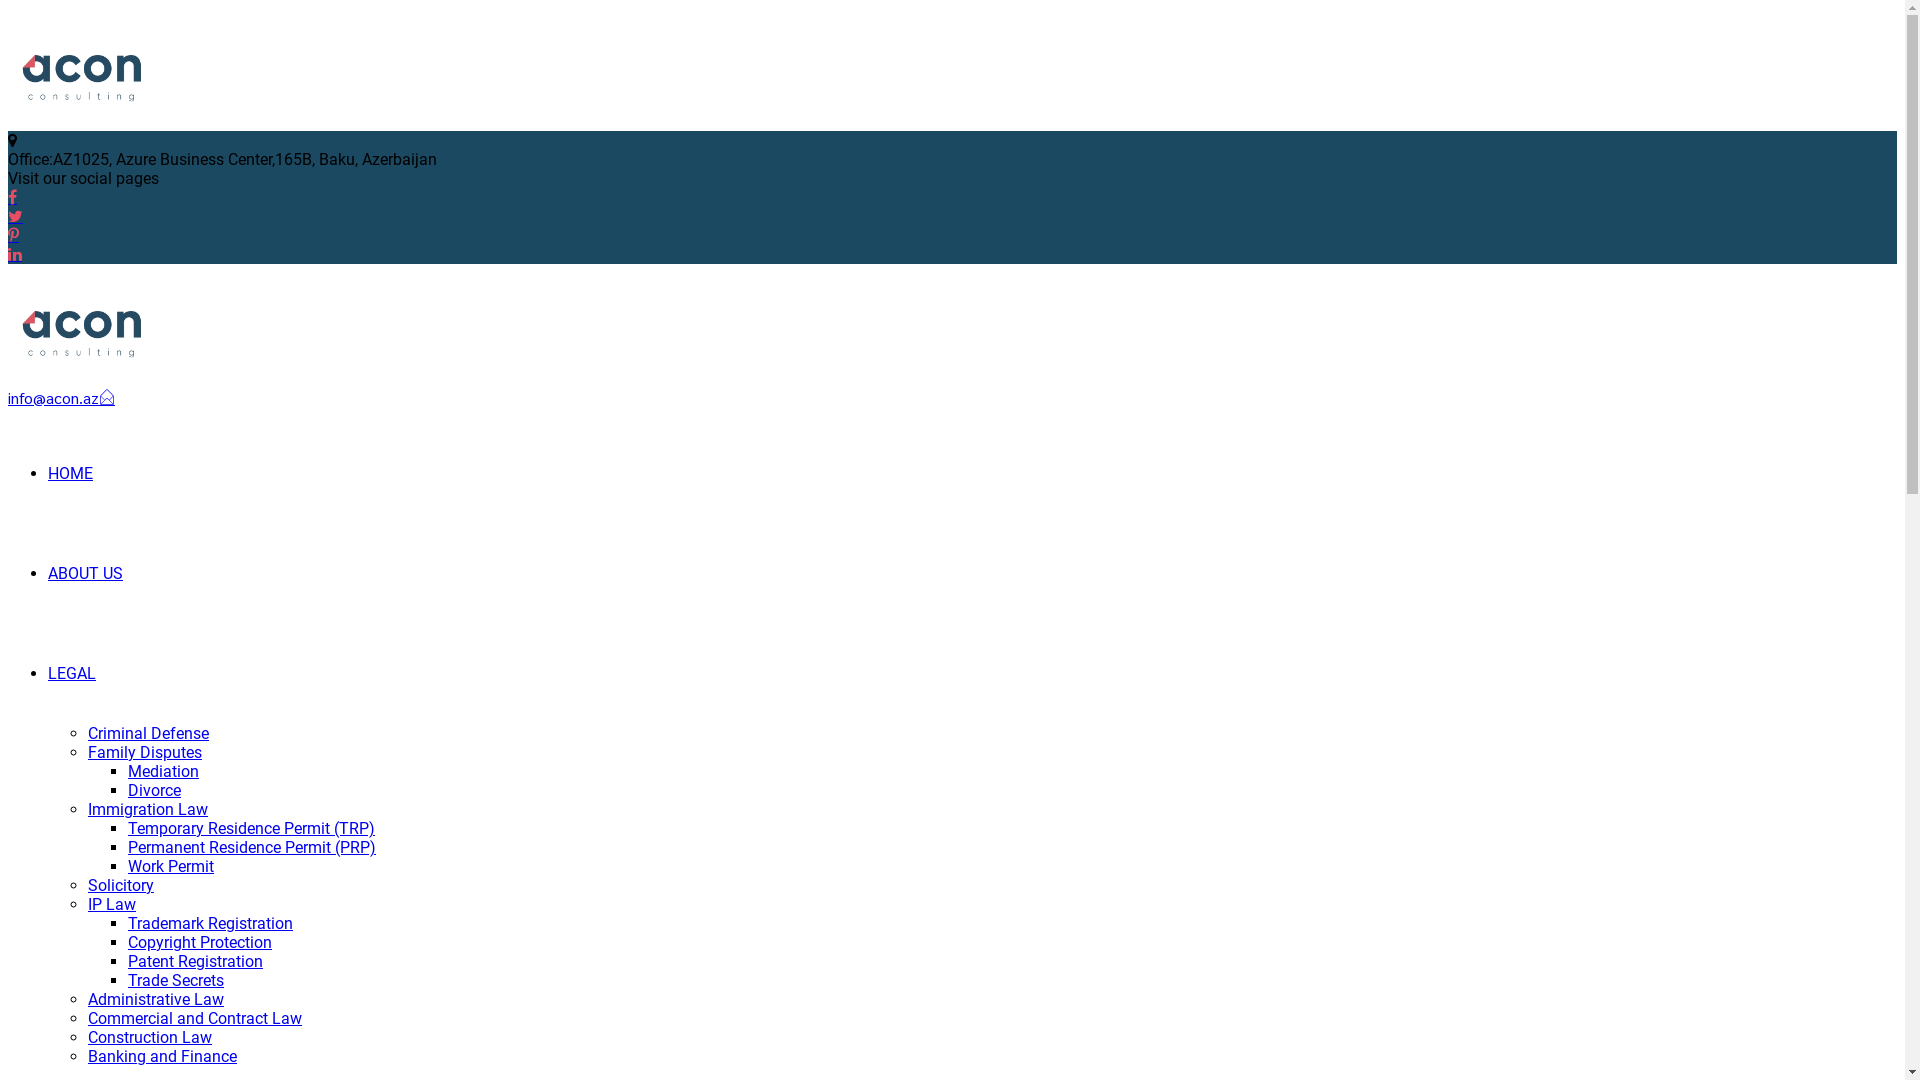 The image size is (1920, 1080). Describe the element at coordinates (119, 884) in the screenshot. I see `'Solicitory'` at that location.